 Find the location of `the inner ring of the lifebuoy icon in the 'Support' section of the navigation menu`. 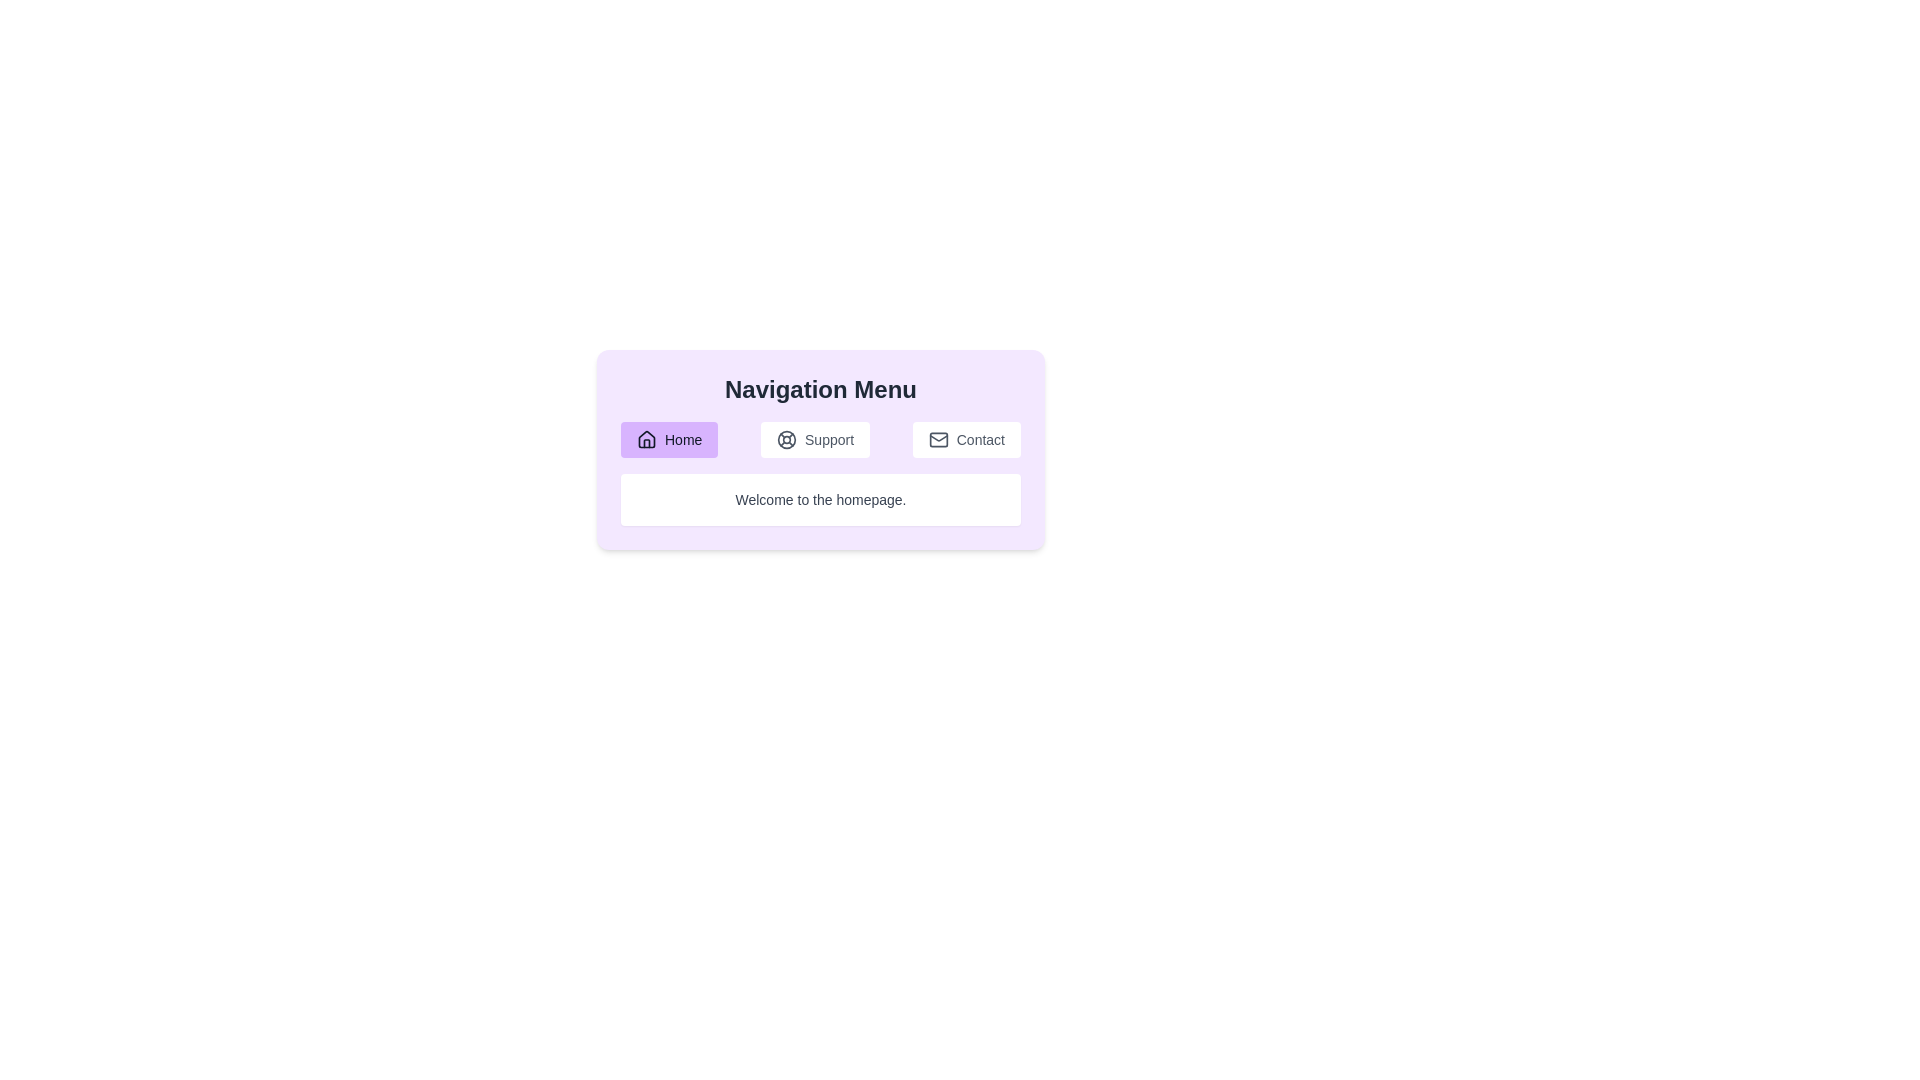

the inner ring of the lifebuoy icon in the 'Support' section of the navigation menu is located at coordinates (786, 438).